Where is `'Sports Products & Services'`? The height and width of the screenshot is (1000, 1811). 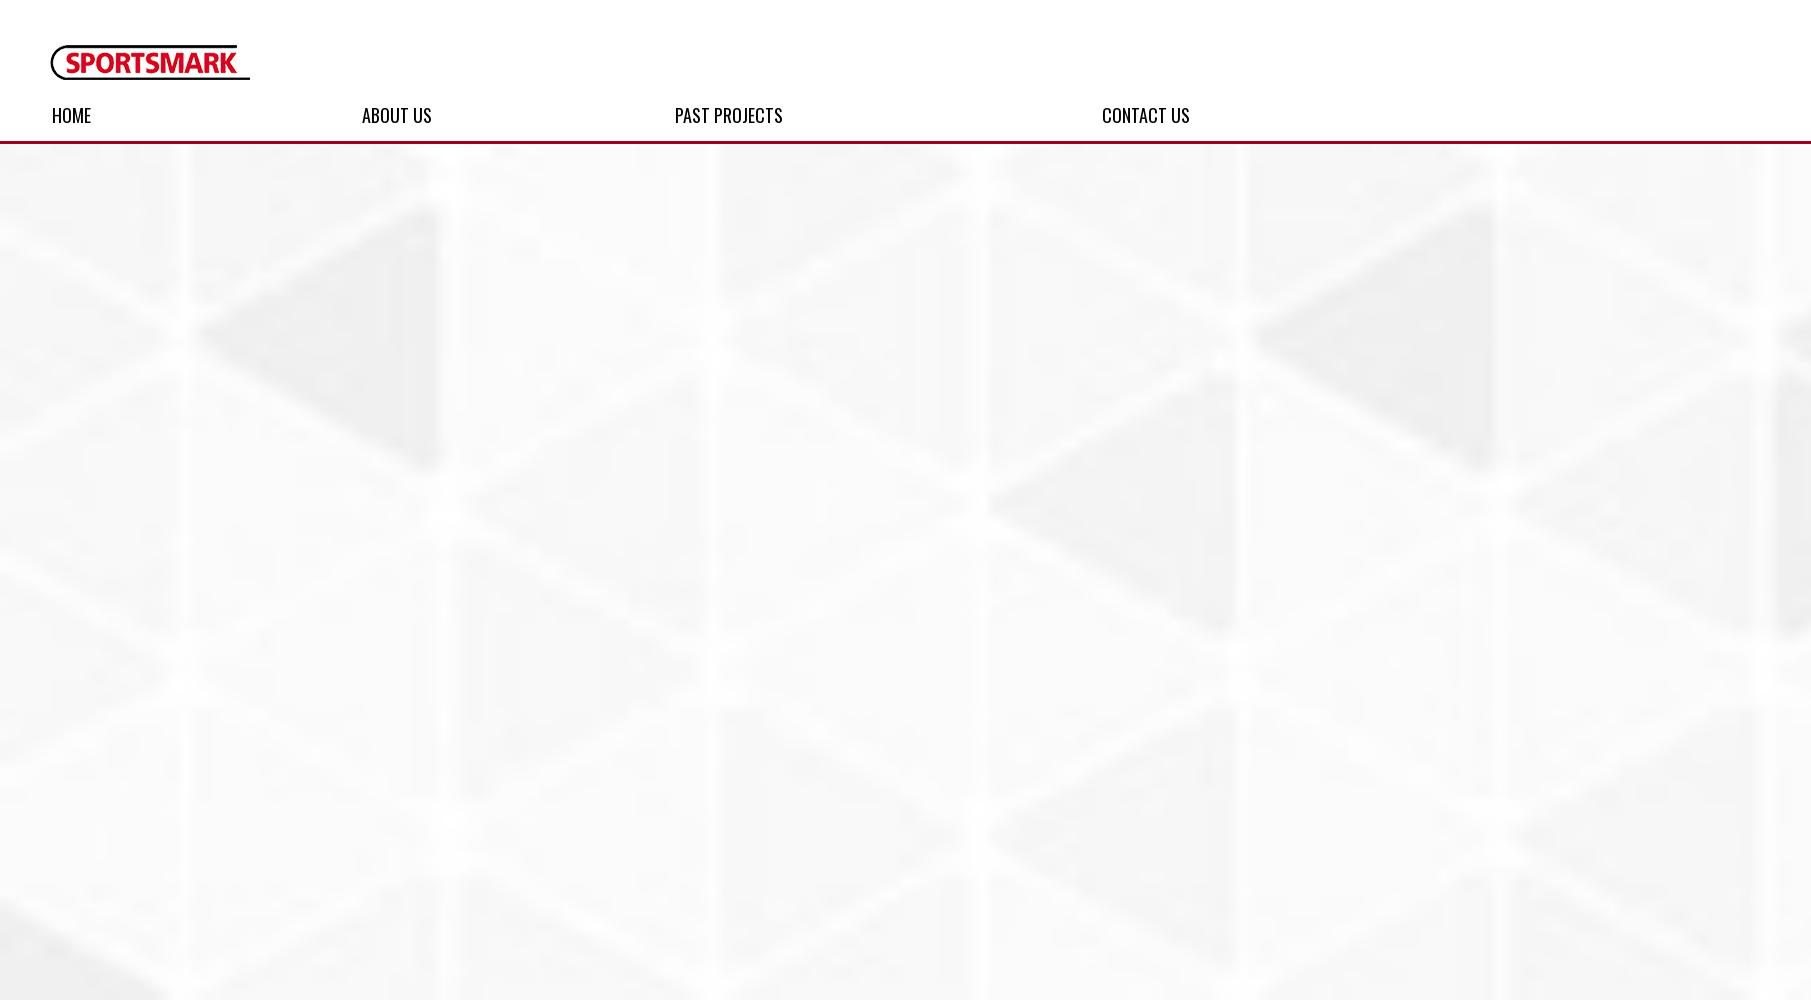
'Sports Products & Services' is located at coordinates (221, 114).